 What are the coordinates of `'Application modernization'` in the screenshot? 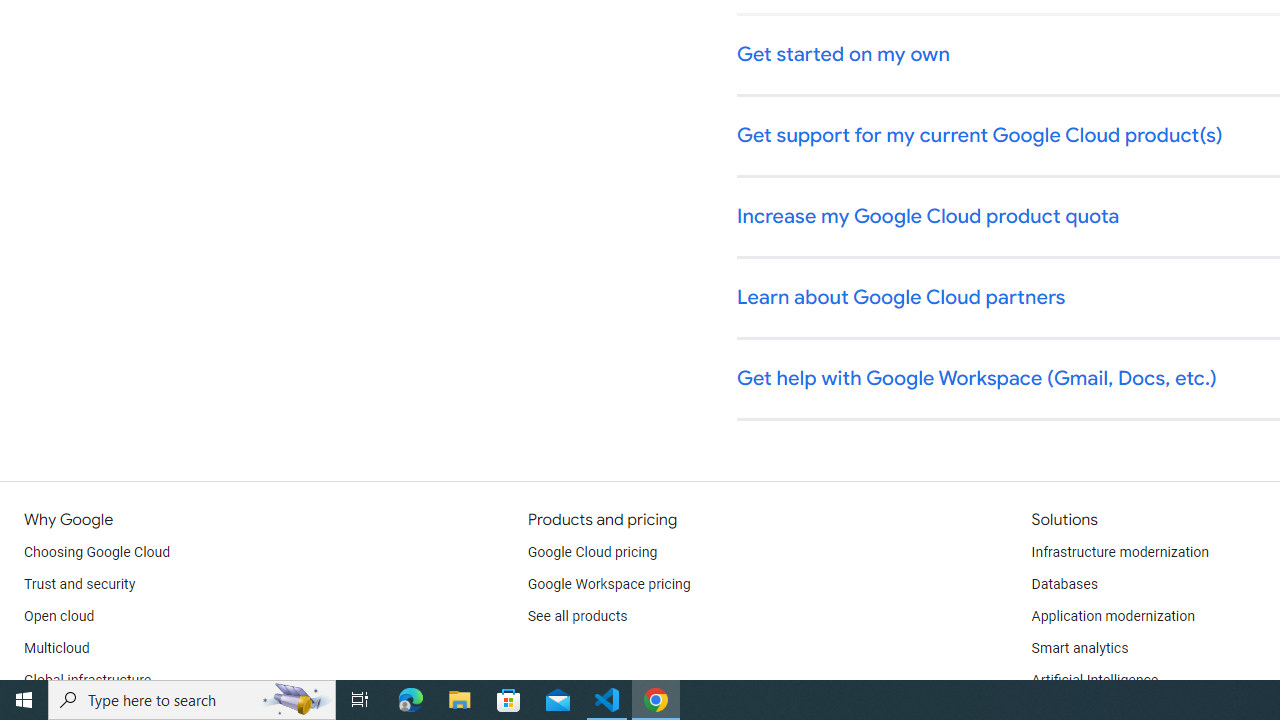 It's located at (1111, 616).